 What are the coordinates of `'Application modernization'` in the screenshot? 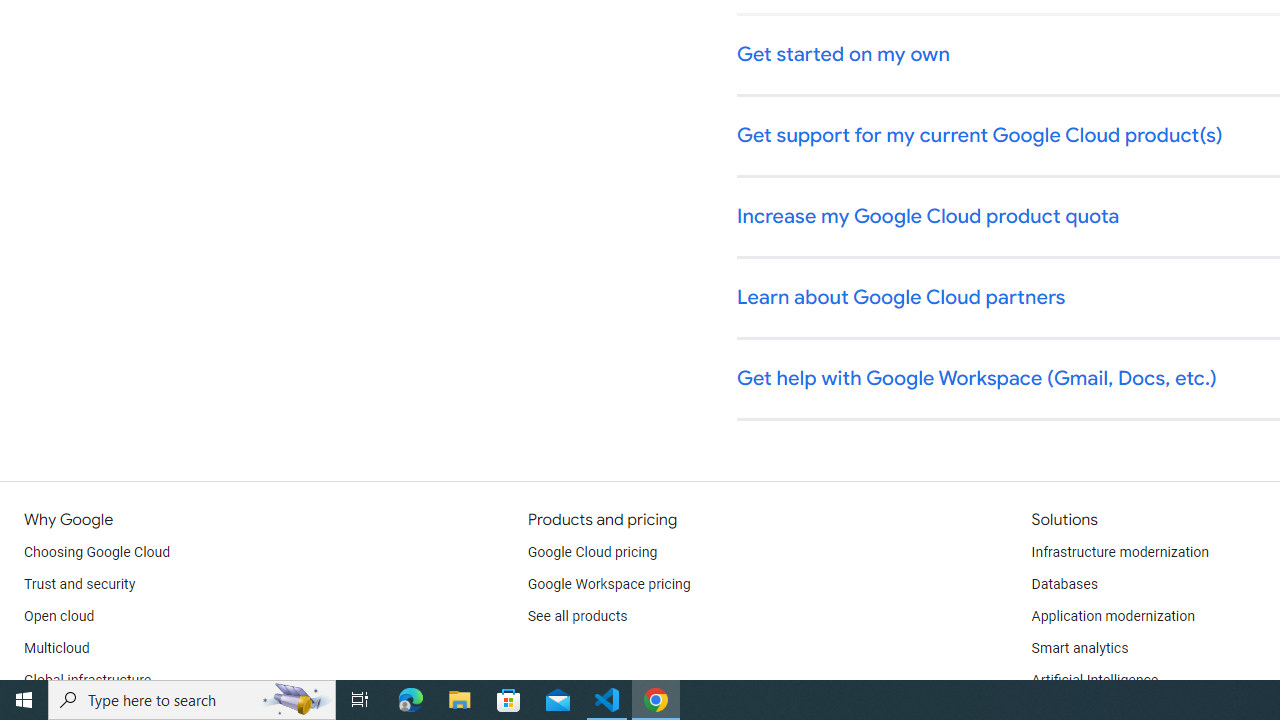 It's located at (1111, 616).